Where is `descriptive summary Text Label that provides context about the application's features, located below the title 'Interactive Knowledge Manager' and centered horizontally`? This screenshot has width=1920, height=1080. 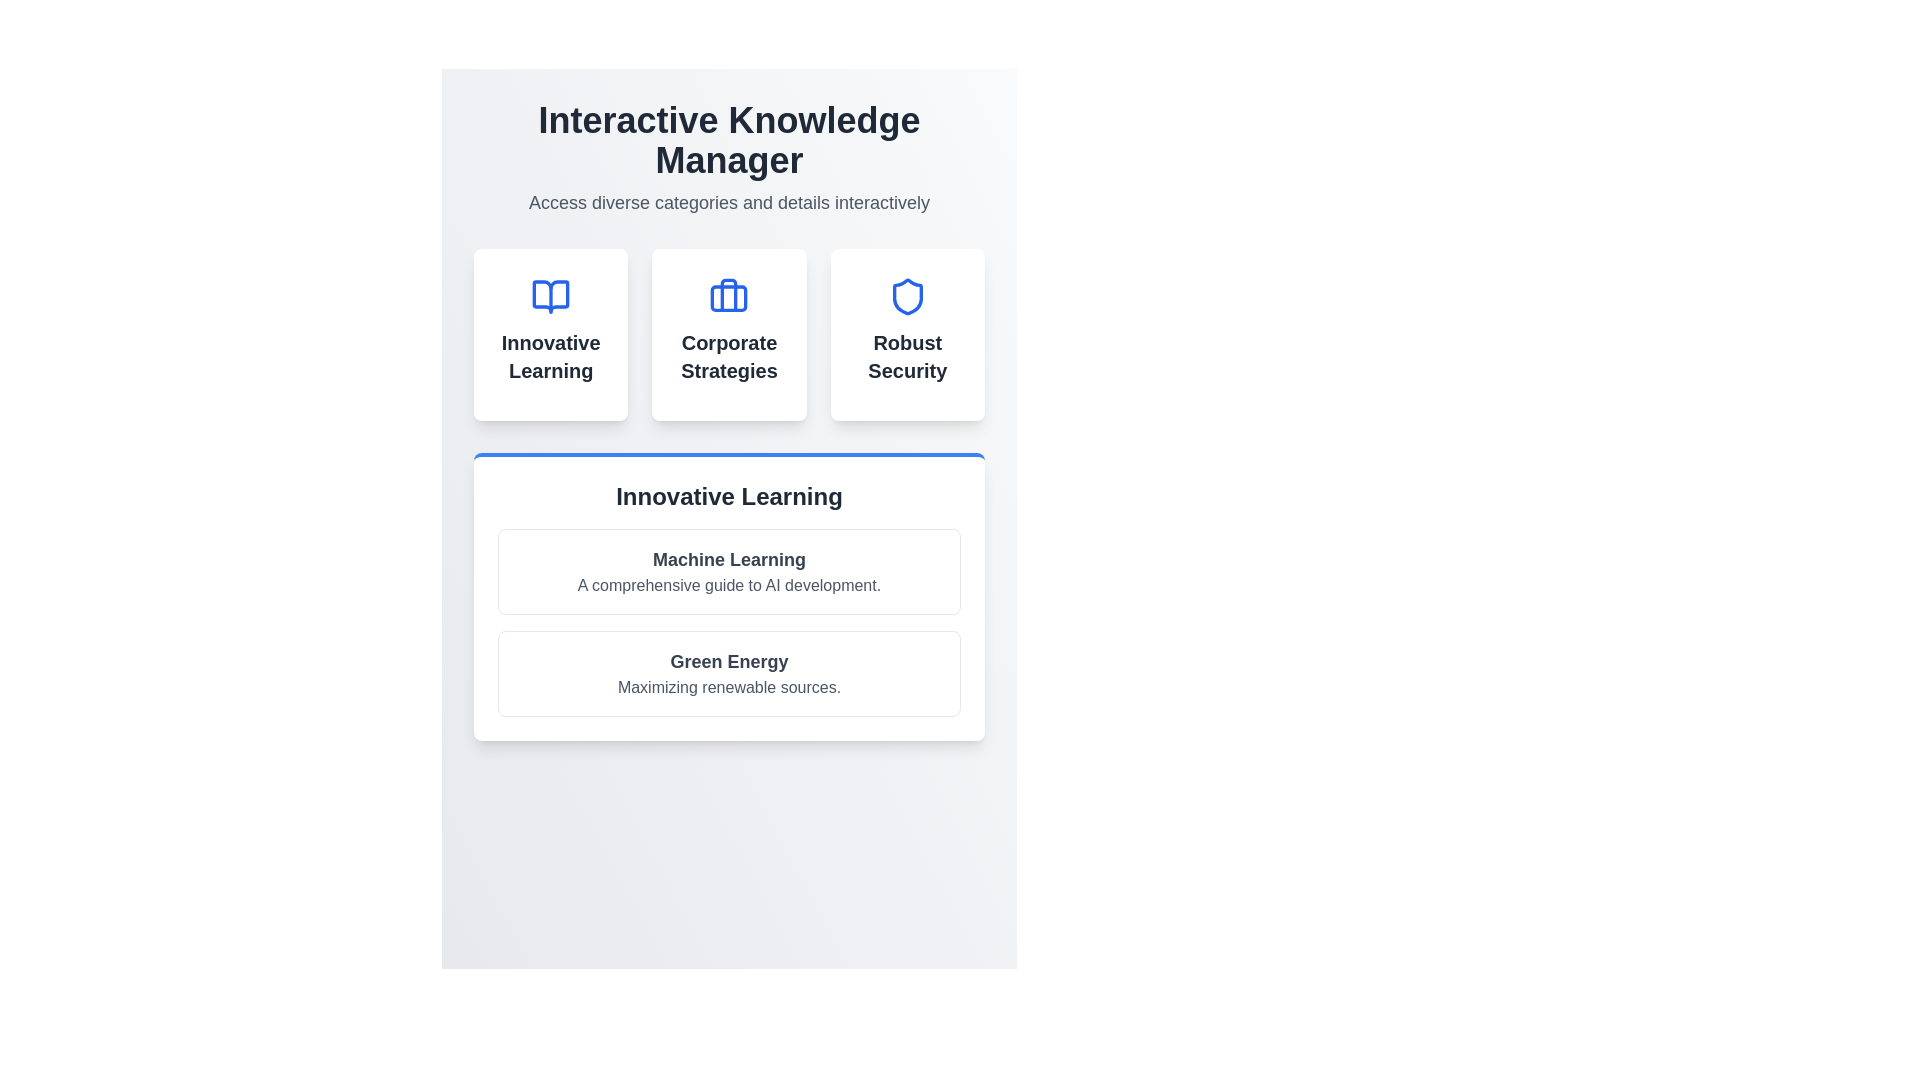
descriptive summary Text Label that provides context about the application's features, located below the title 'Interactive Knowledge Manager' and centered horizontally is located at coordinates (728, 203).